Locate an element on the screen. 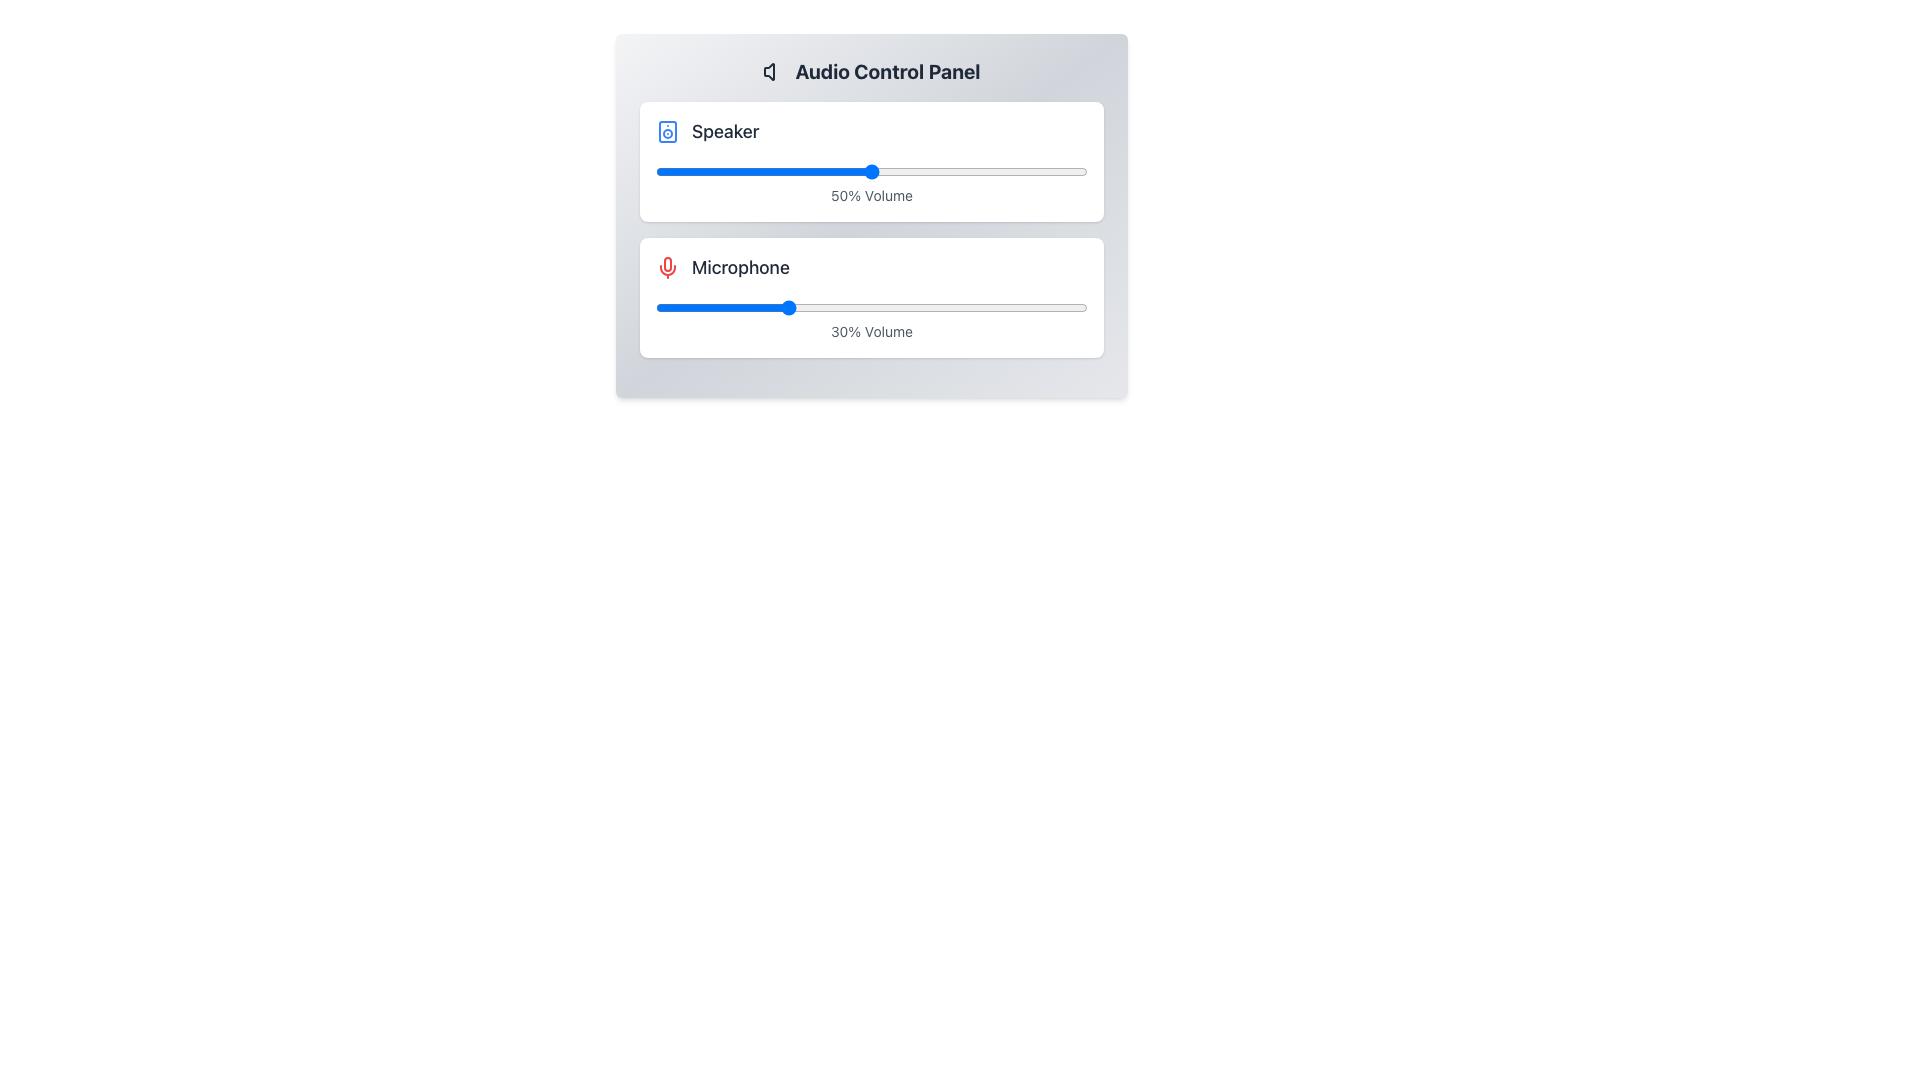  the microphone volume is located at coordinates (686, 308).